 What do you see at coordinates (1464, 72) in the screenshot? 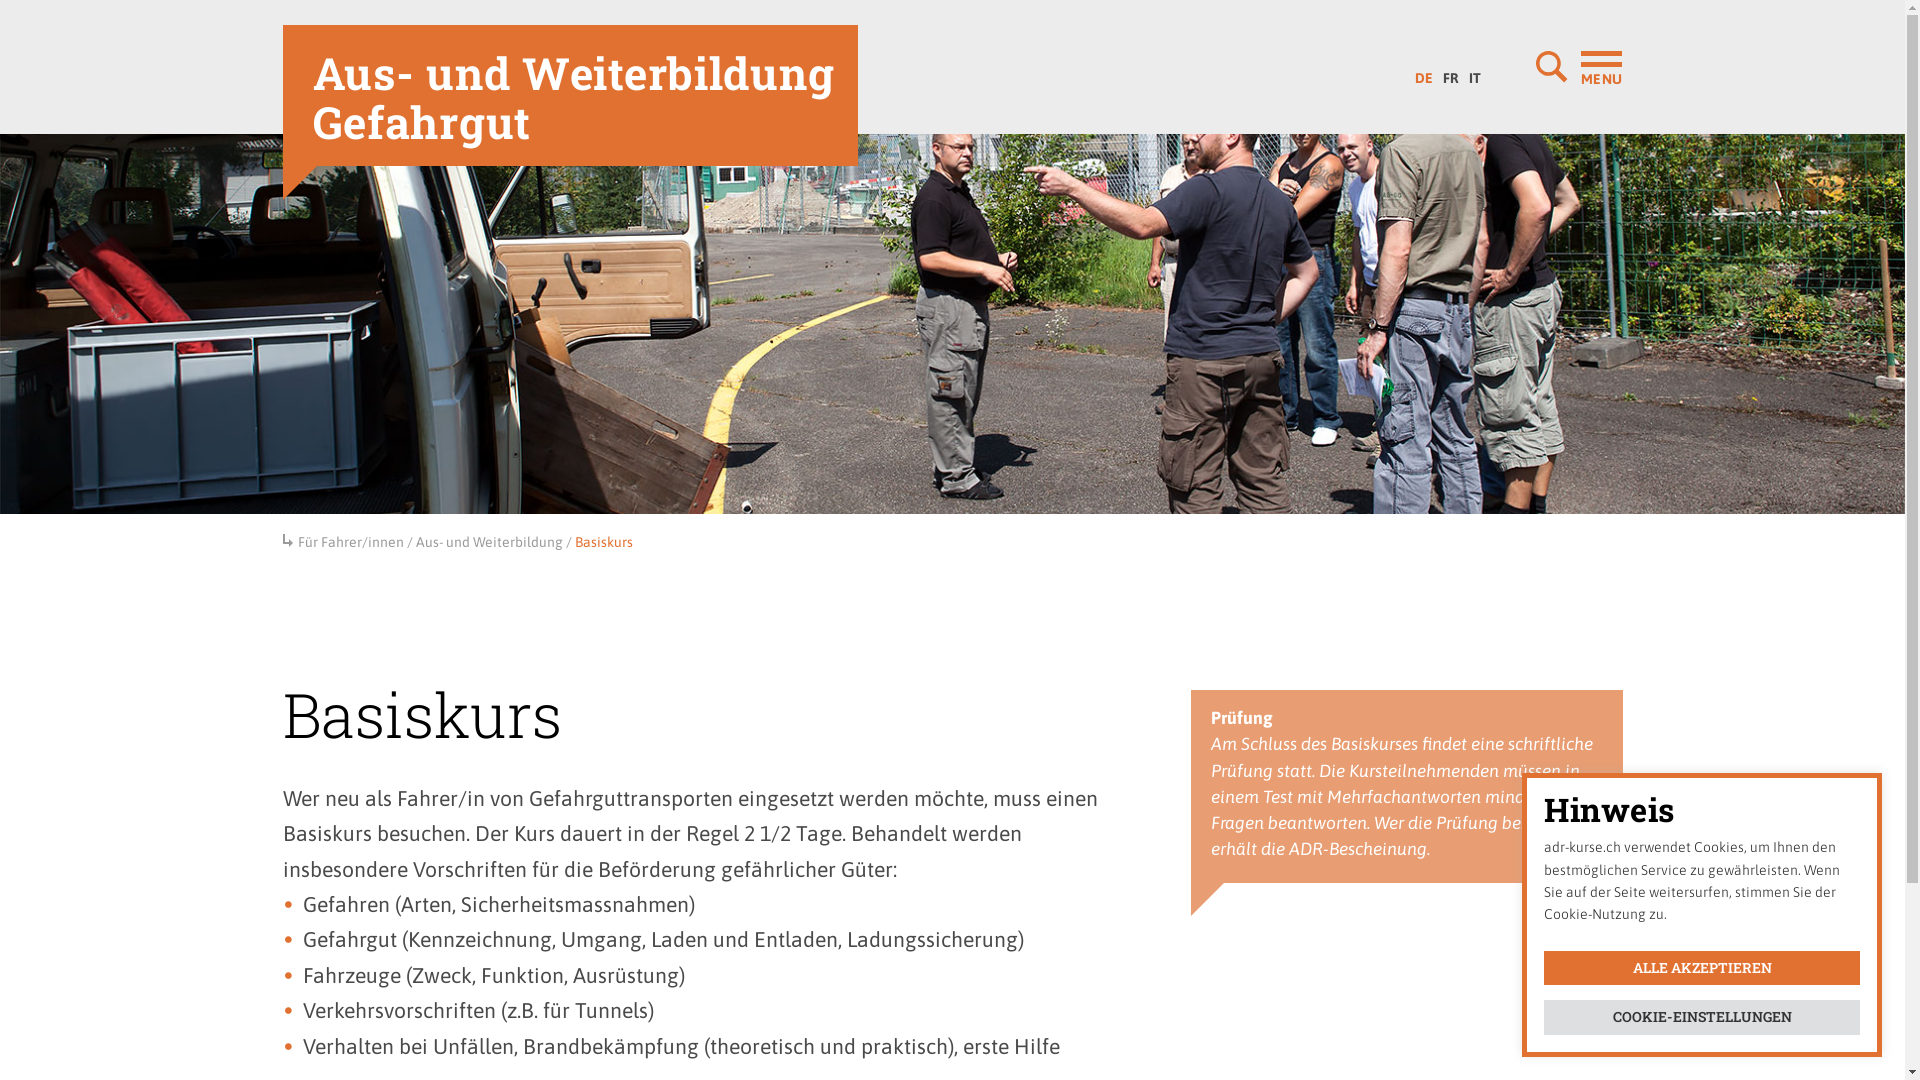
I see `'IT'` at bounding box center [1464, 72].